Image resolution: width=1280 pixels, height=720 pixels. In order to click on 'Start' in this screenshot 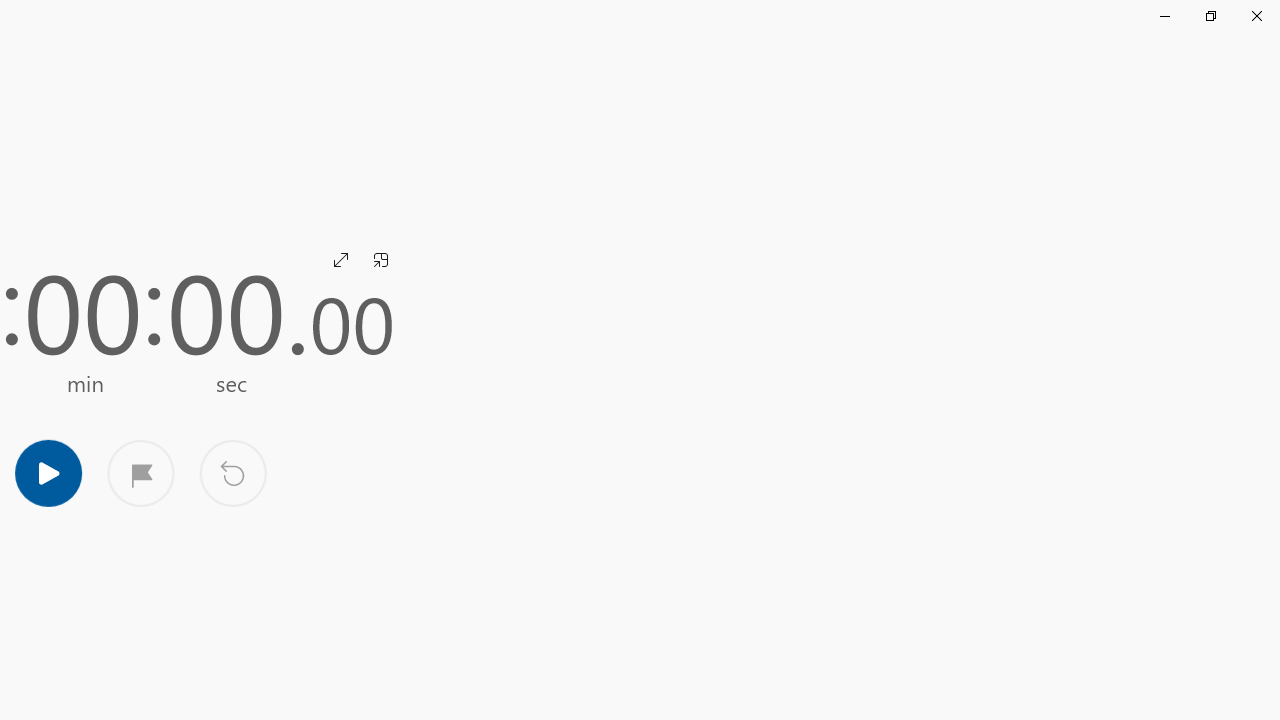, I will do `click(48, 472)`.